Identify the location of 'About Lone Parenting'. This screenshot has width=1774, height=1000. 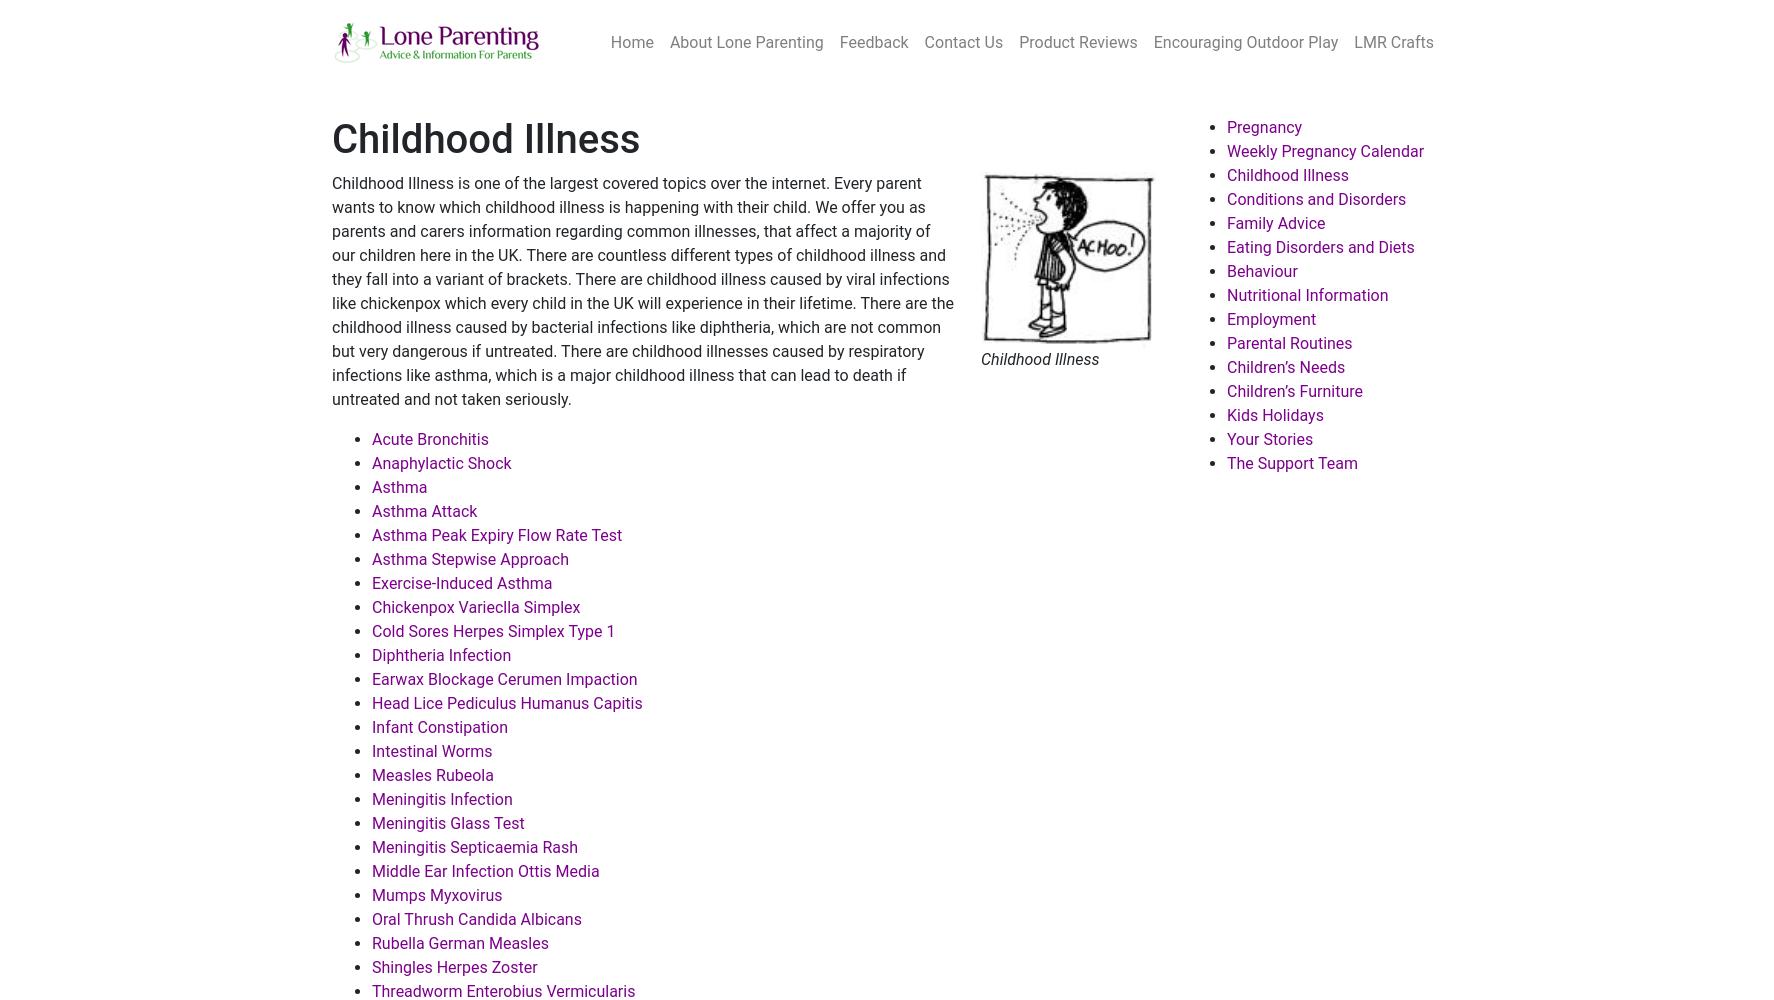
(744, 42).